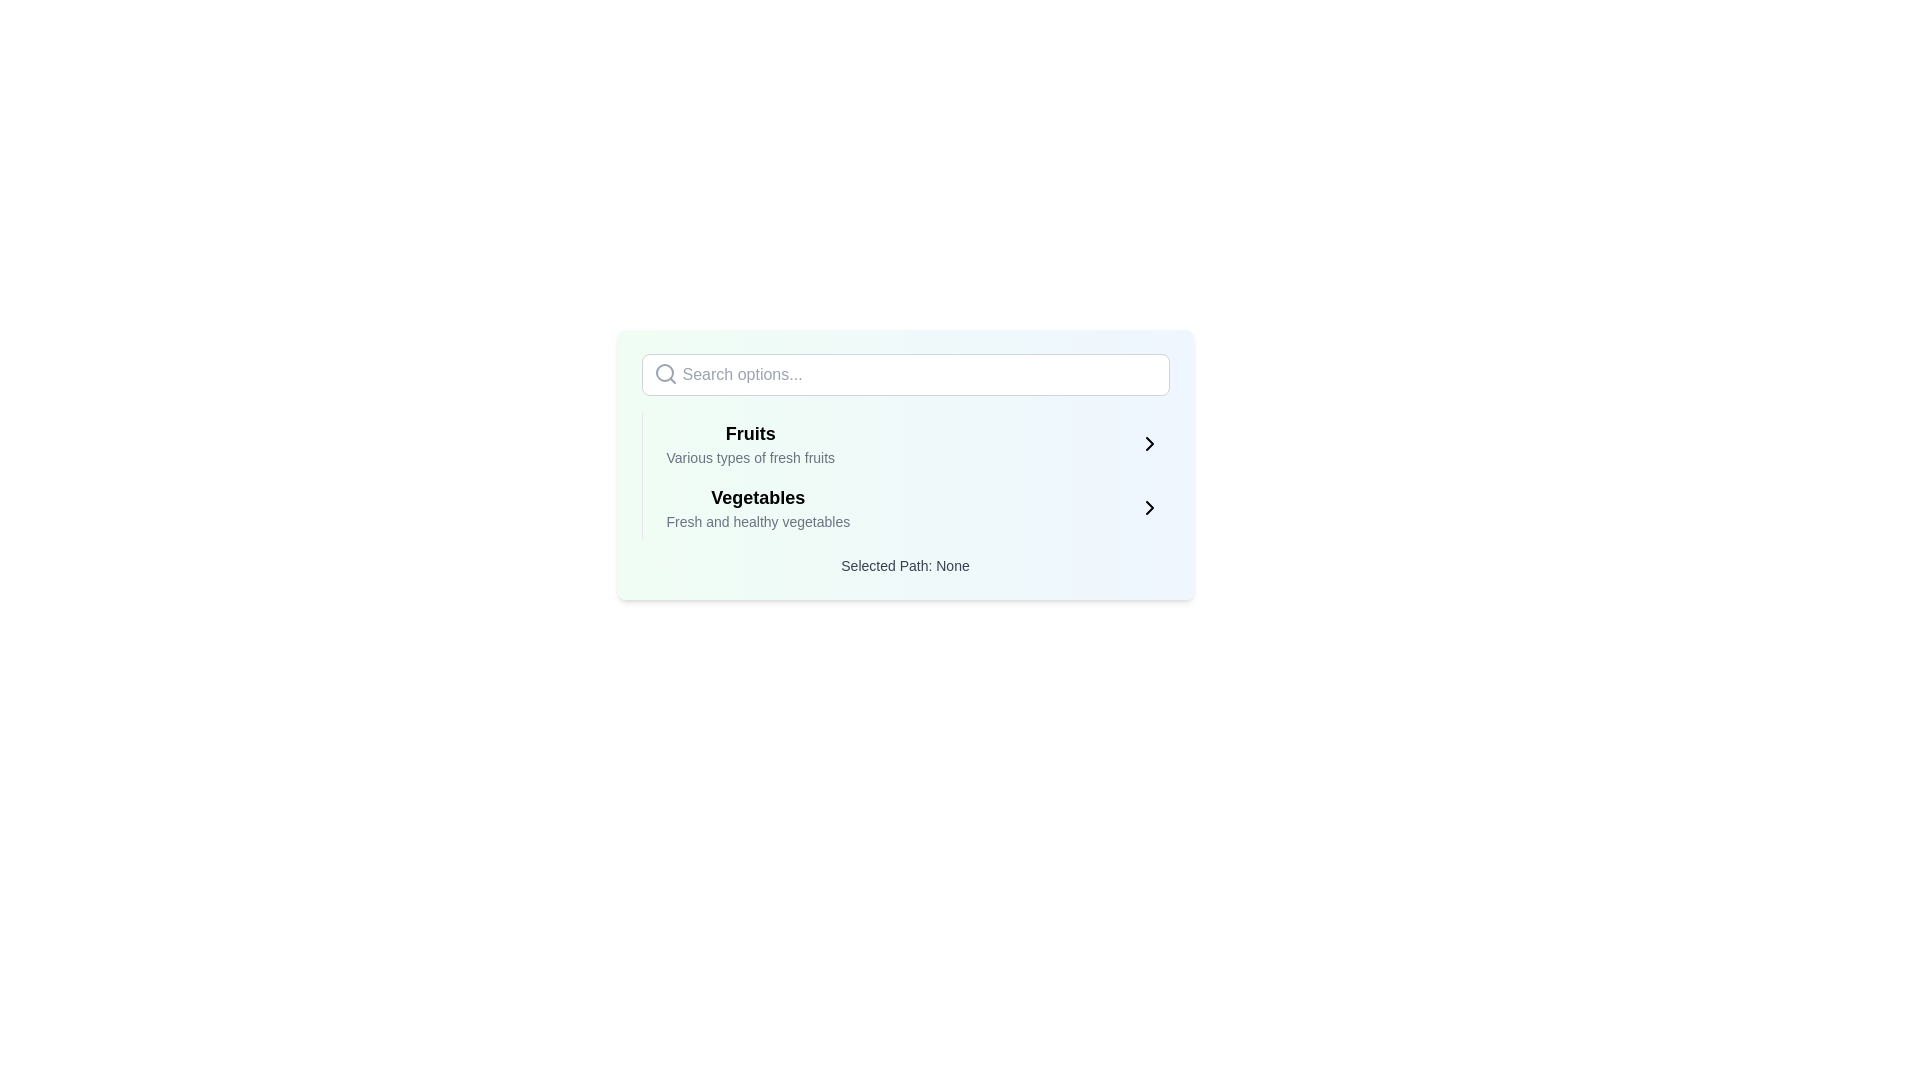  I want to click on the text label that says 'Fresh and healthy vegetables', which is styled in light gray and positioned below the bold heading 'Vegetables', so click(757, 520).